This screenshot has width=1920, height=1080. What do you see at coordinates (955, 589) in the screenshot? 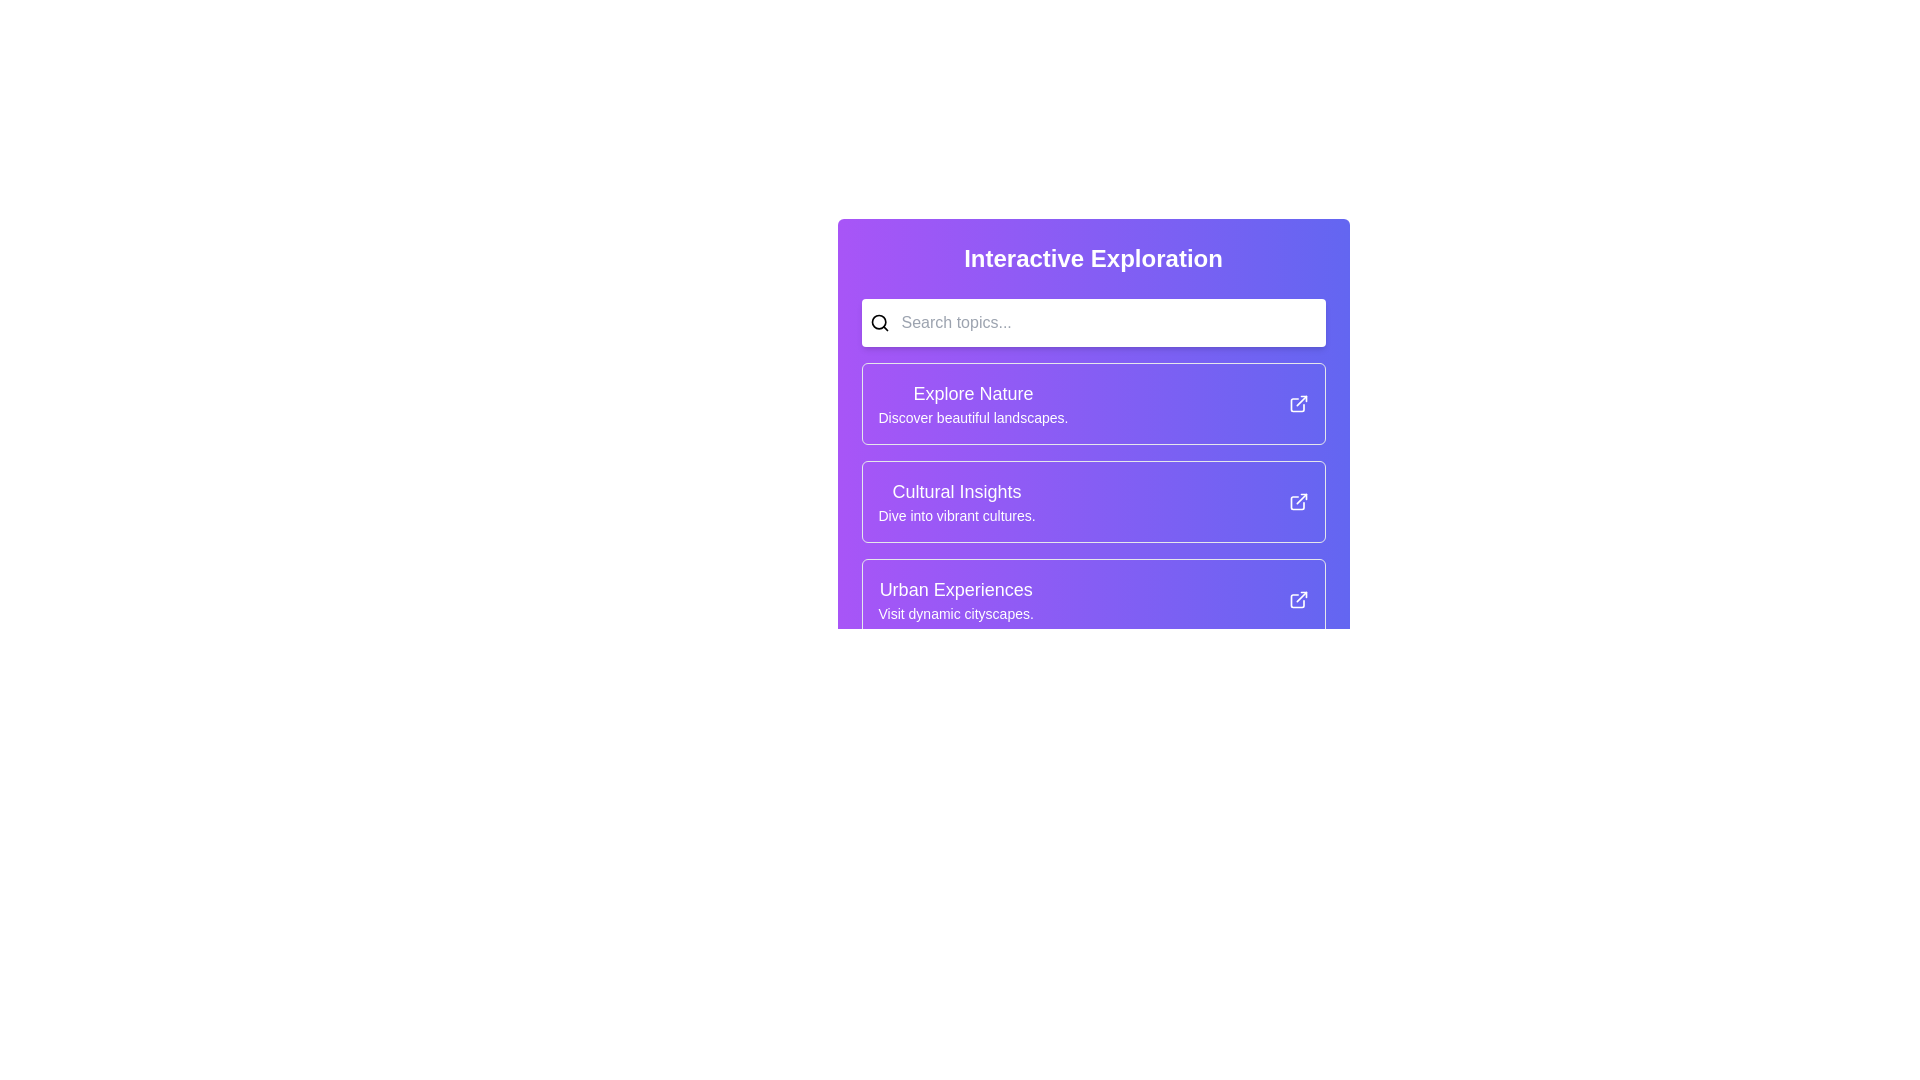
I see `the bold text label displaying 'Urban Experiences', which is centrally aligned in a gradient purple box at the top of the third rectangular section of the interface` at bounding box center [955, 589].